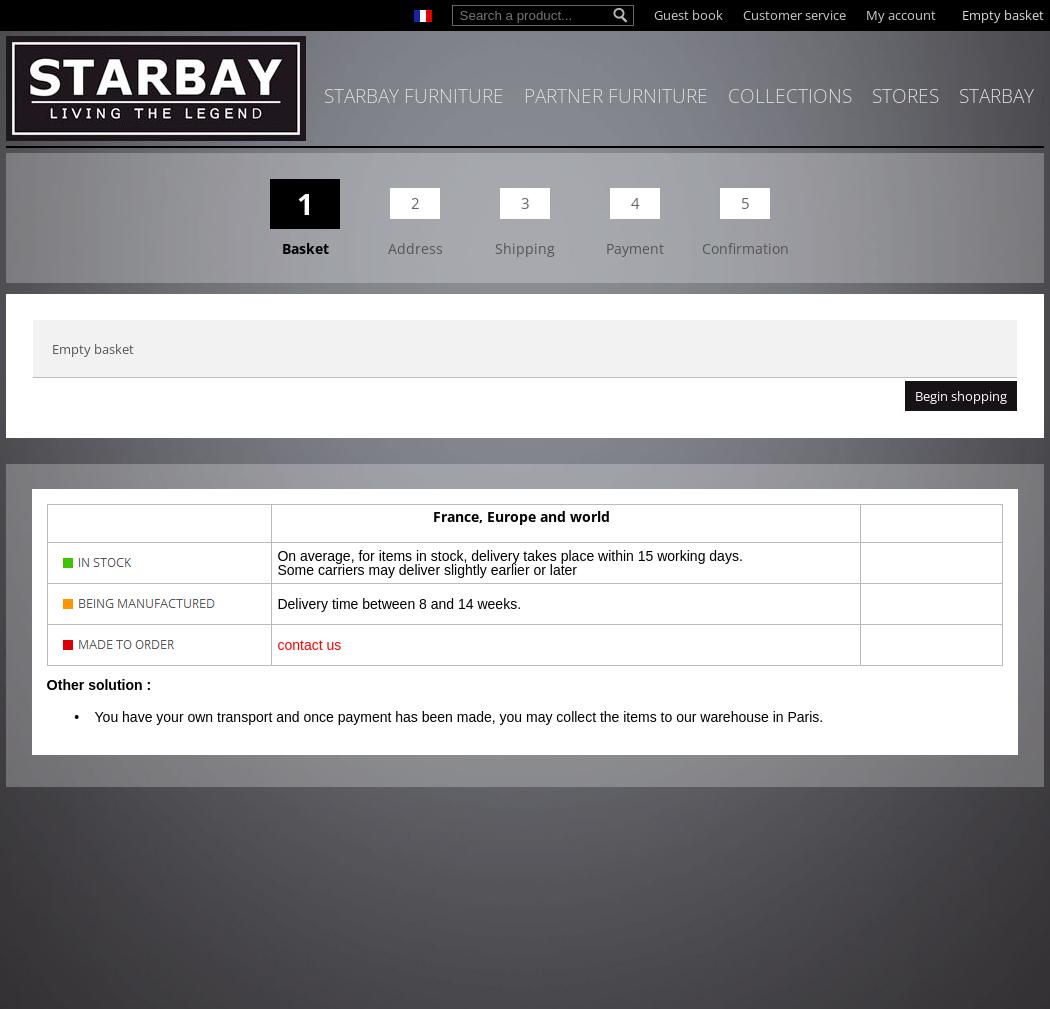  I want to click on 'Furniture inspired by craft furniture.', so click(735, 320).